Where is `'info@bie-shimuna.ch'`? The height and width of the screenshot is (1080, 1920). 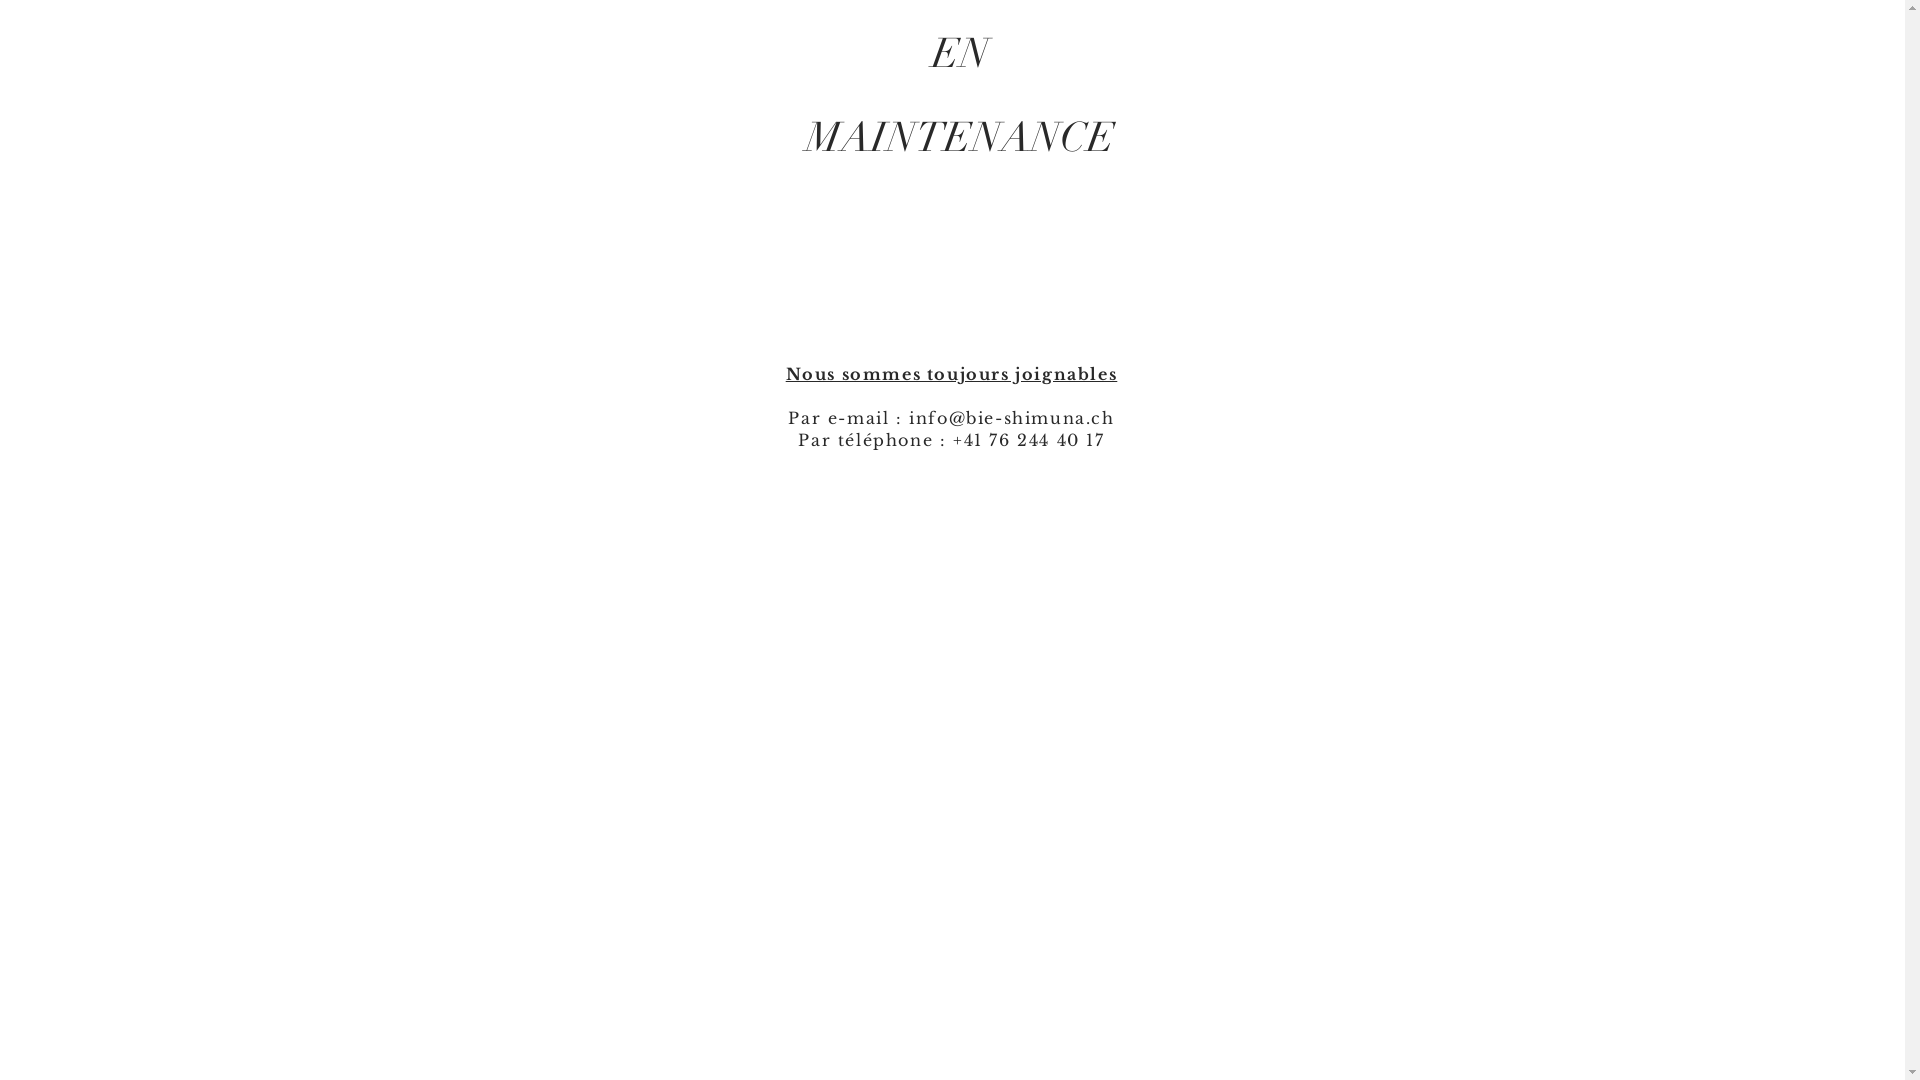
'info@bie-shimuna.ch' is located at coordinates (1011, 416).